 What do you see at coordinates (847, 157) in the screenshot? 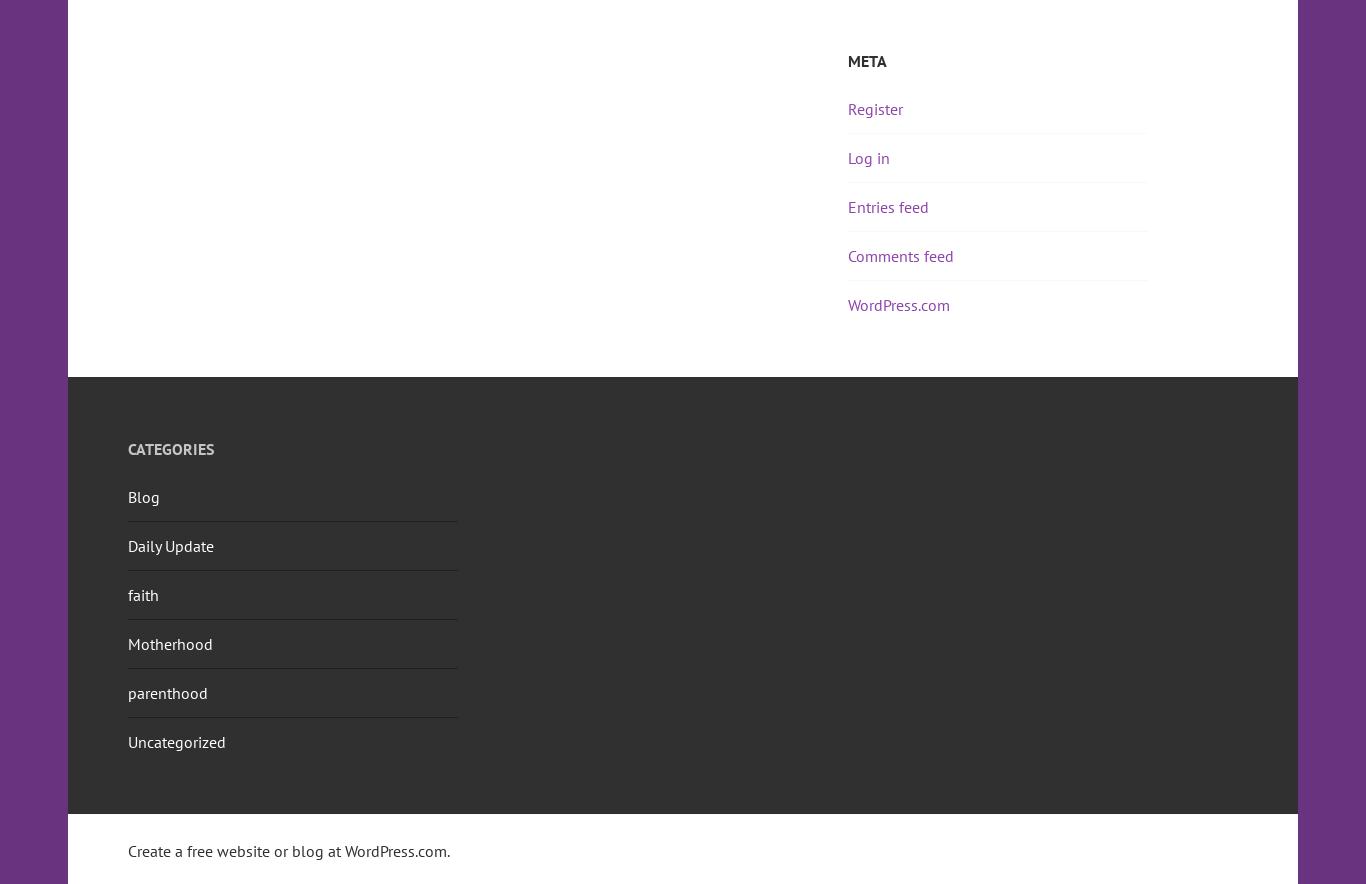
I see `'Log in'` at bounding box center [847, 157].